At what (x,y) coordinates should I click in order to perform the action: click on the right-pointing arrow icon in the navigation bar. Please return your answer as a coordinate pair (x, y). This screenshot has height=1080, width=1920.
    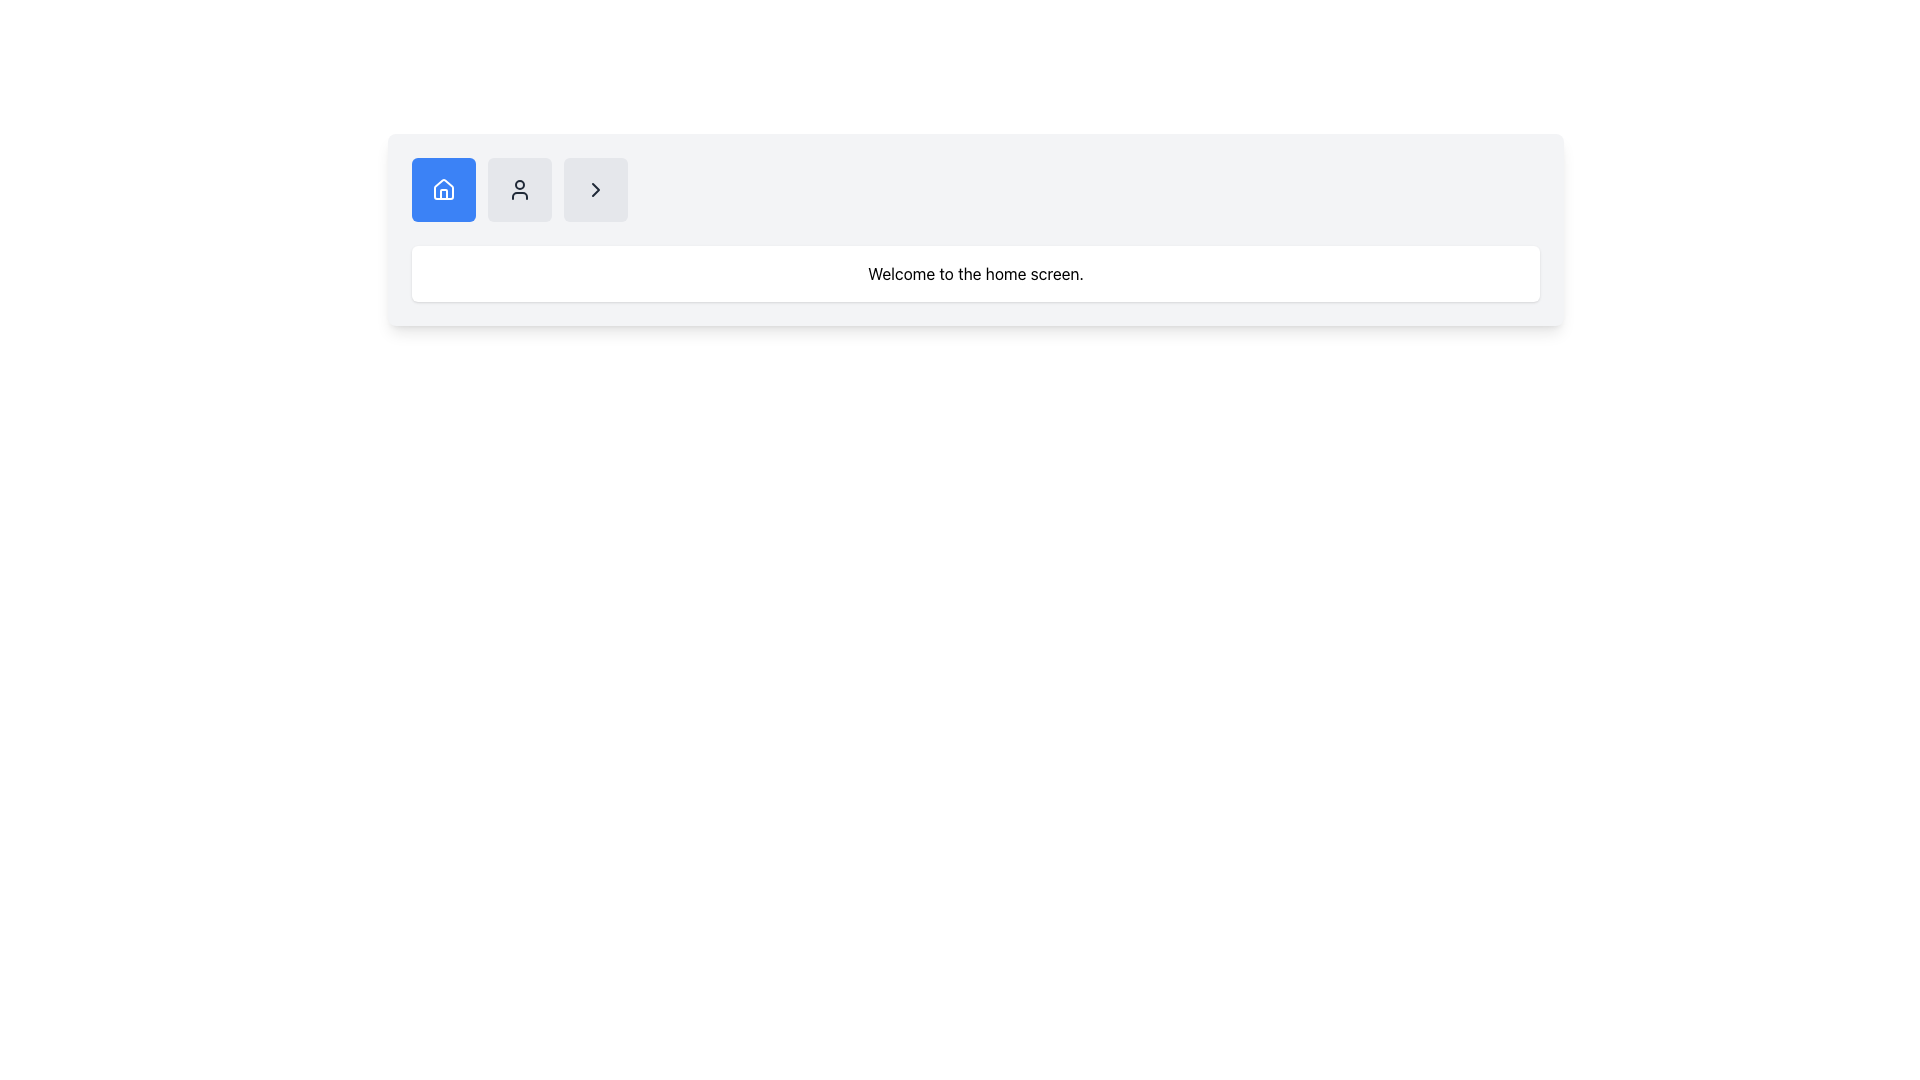
    Looking at the image, I should click on (594, 189).